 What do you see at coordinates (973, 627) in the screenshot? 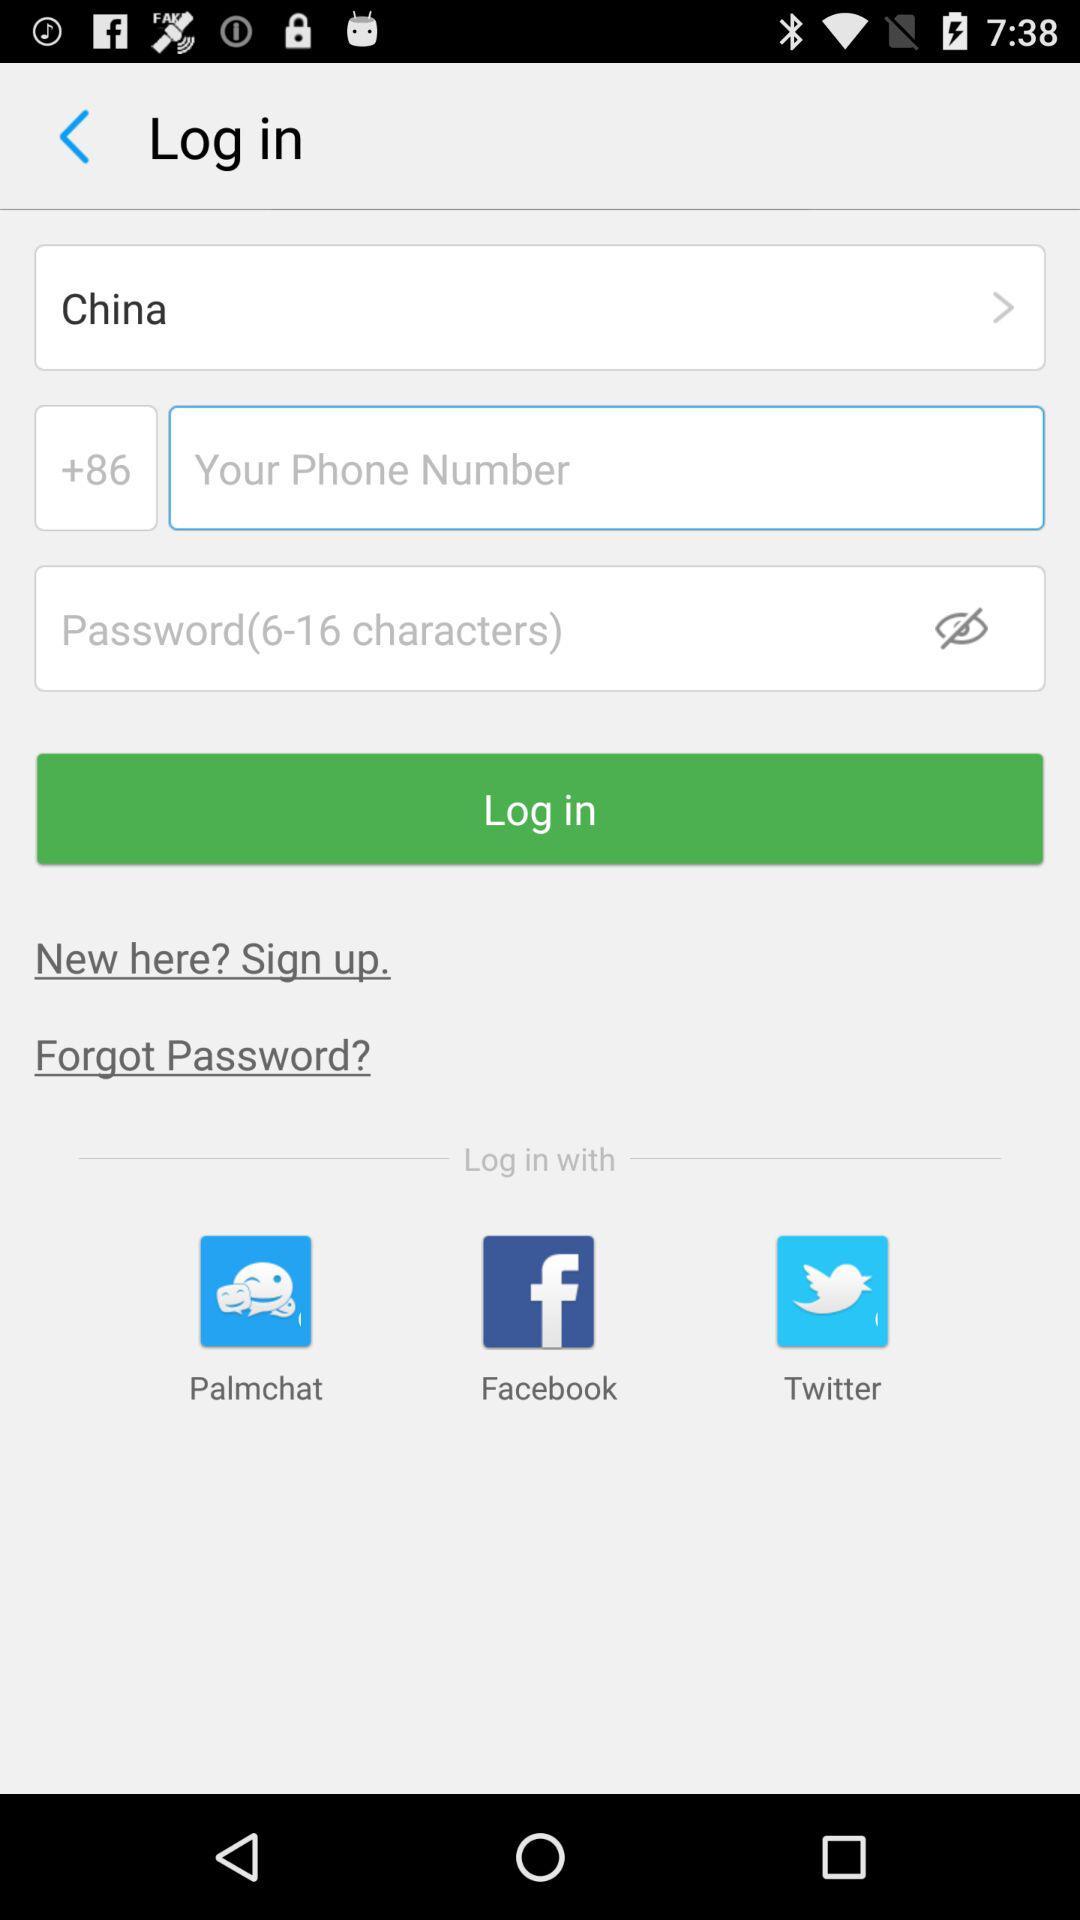
I see `the icon above the log in icon` at bounding box center [973, 627].